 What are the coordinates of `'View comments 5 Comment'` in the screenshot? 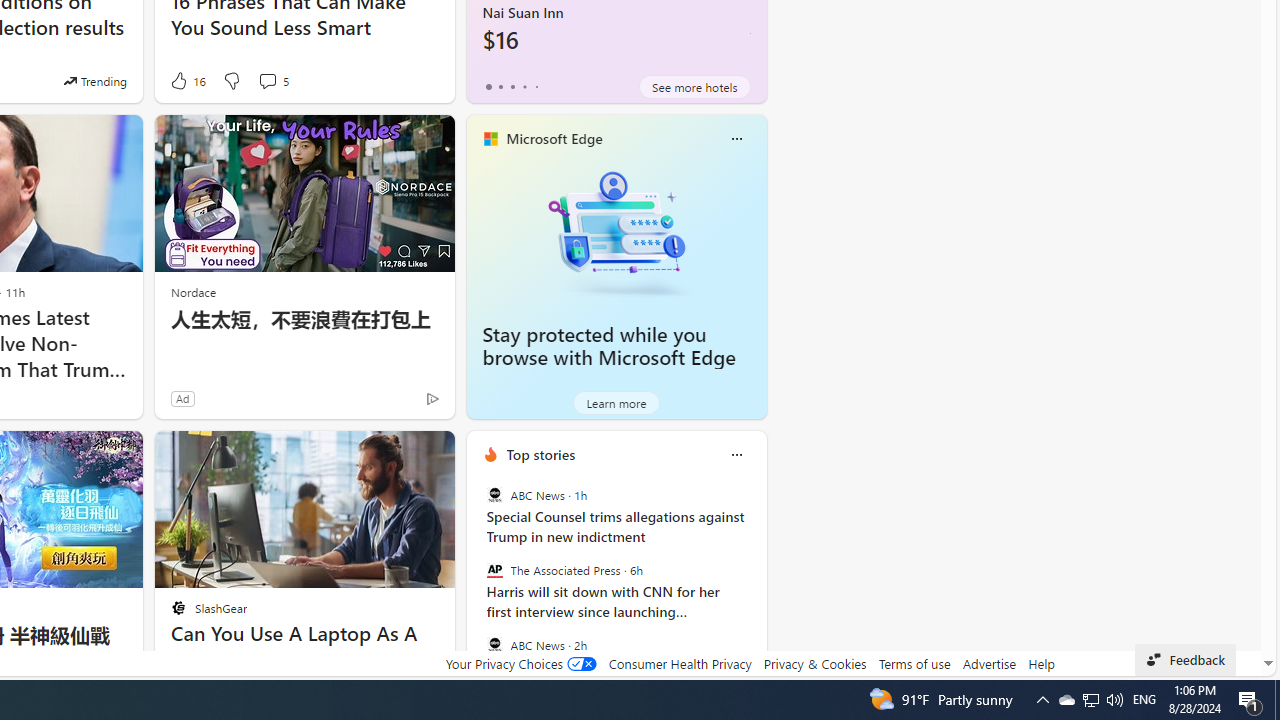 It's located at (266, 80).